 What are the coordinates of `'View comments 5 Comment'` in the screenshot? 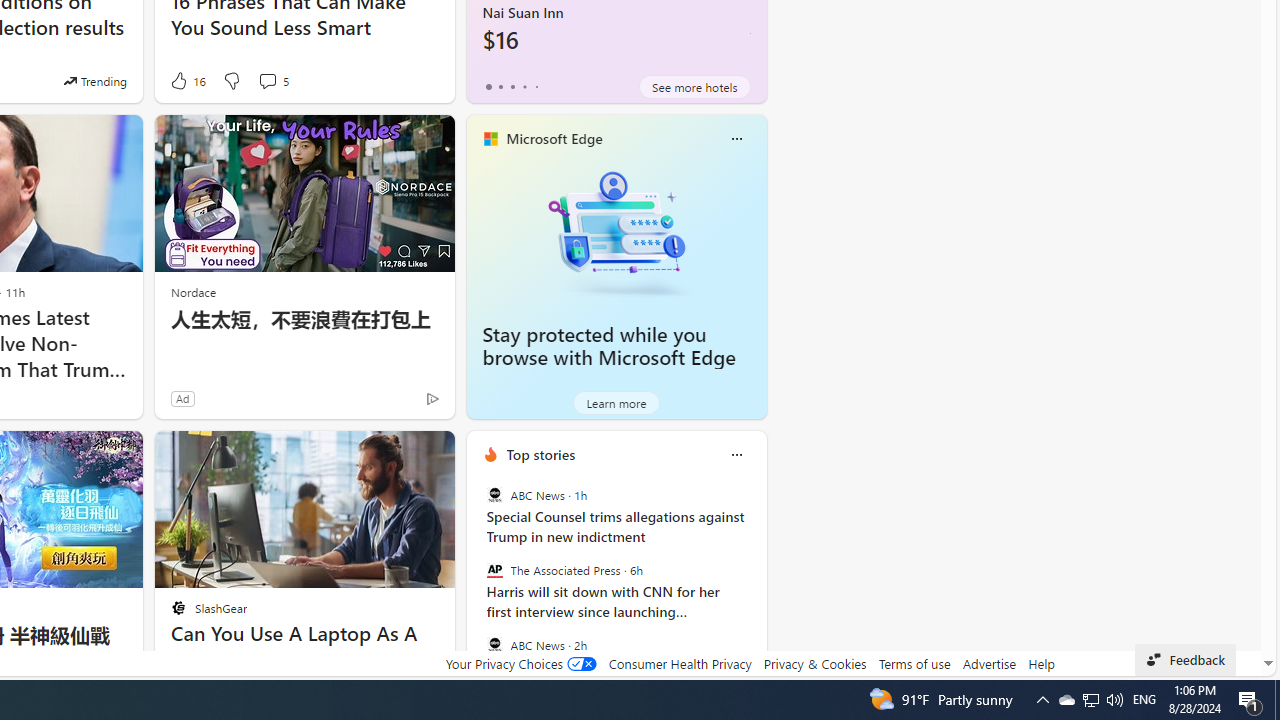 It's located at (266, 80).